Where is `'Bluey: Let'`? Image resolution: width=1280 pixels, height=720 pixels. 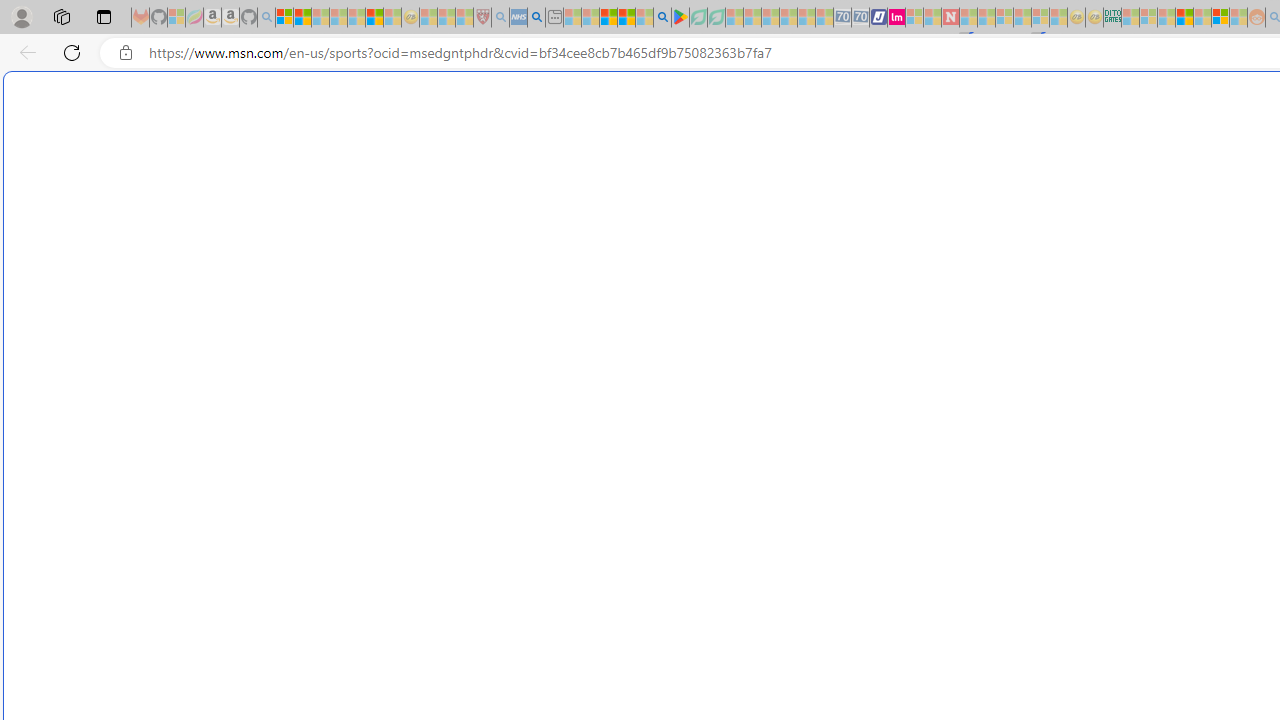
'Bluey: Let' is located at coordinates (680, 17).